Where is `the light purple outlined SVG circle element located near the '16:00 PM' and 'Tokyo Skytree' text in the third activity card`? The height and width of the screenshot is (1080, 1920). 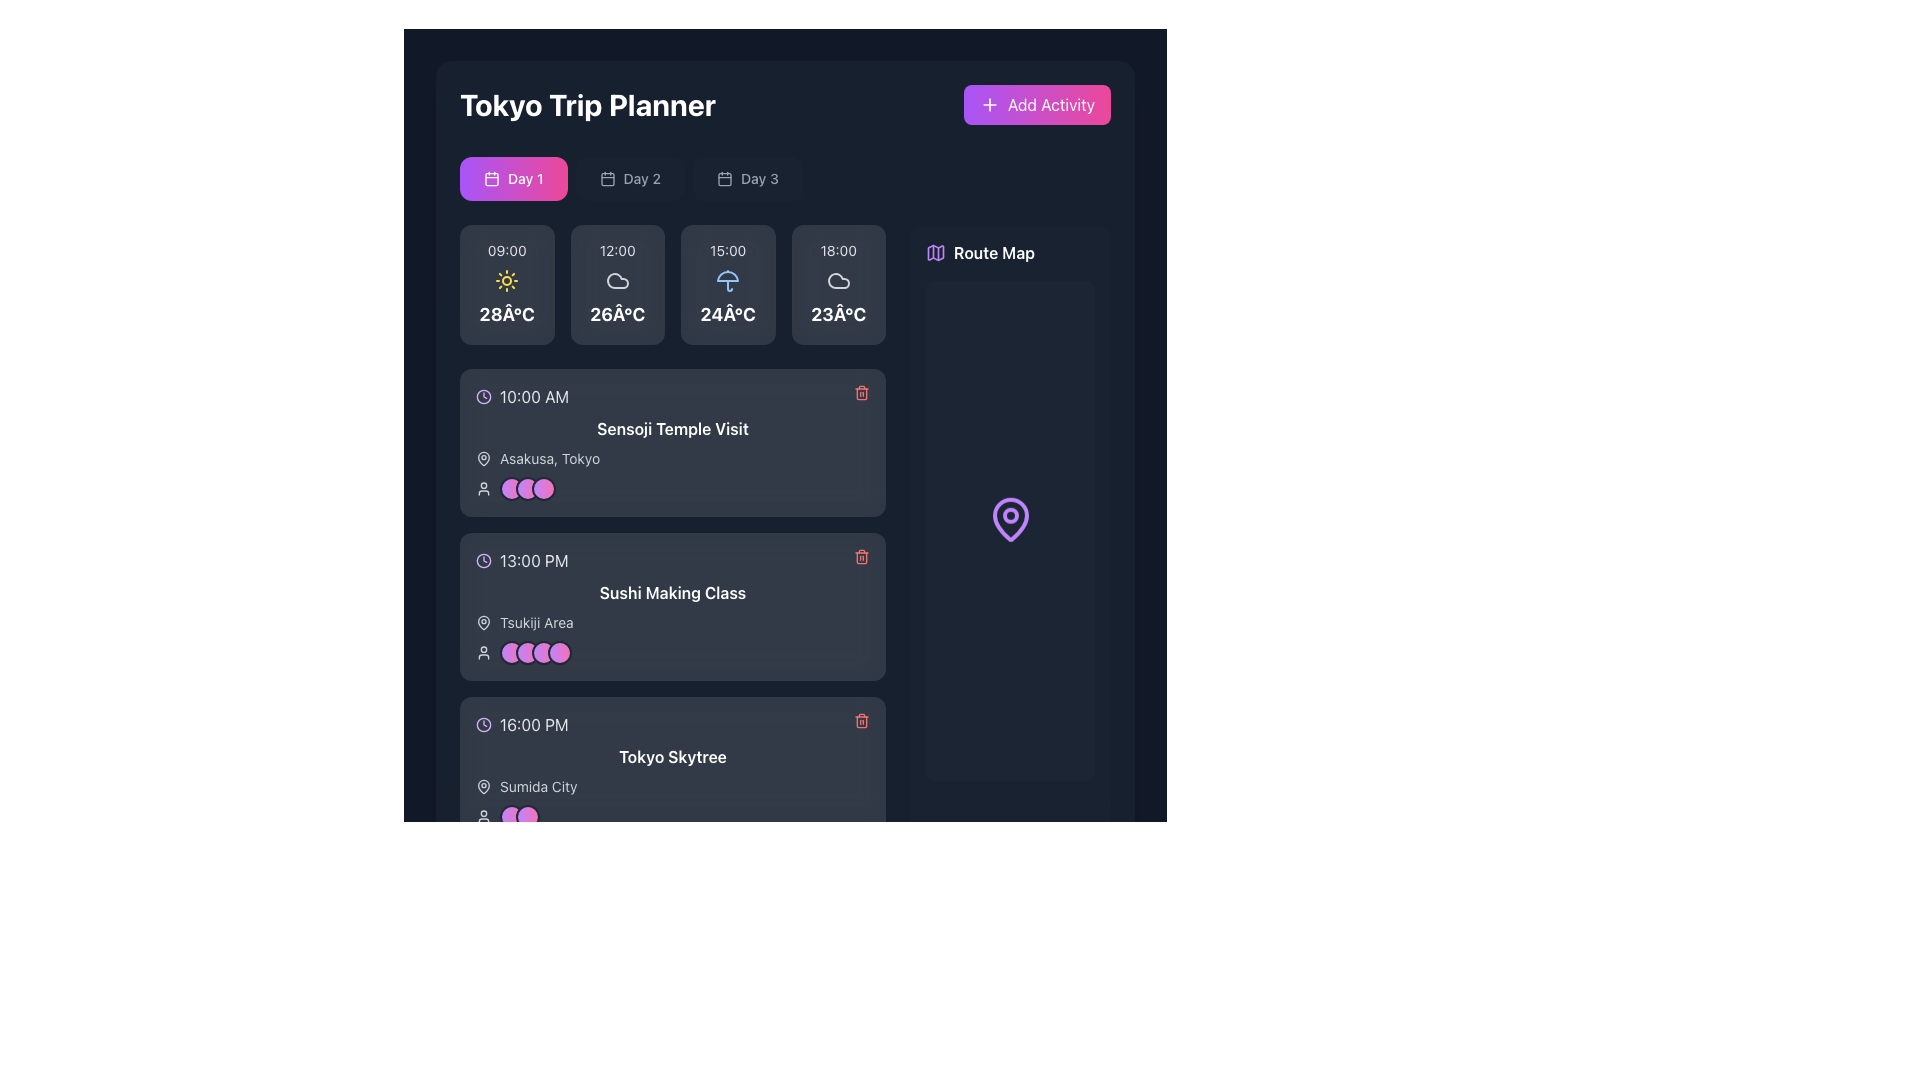 the light purple outlined SVG circle element located near the '16:00 PM' and 'Tokyo Skytree' text in the third activity card is located at coordinates (484, 725).